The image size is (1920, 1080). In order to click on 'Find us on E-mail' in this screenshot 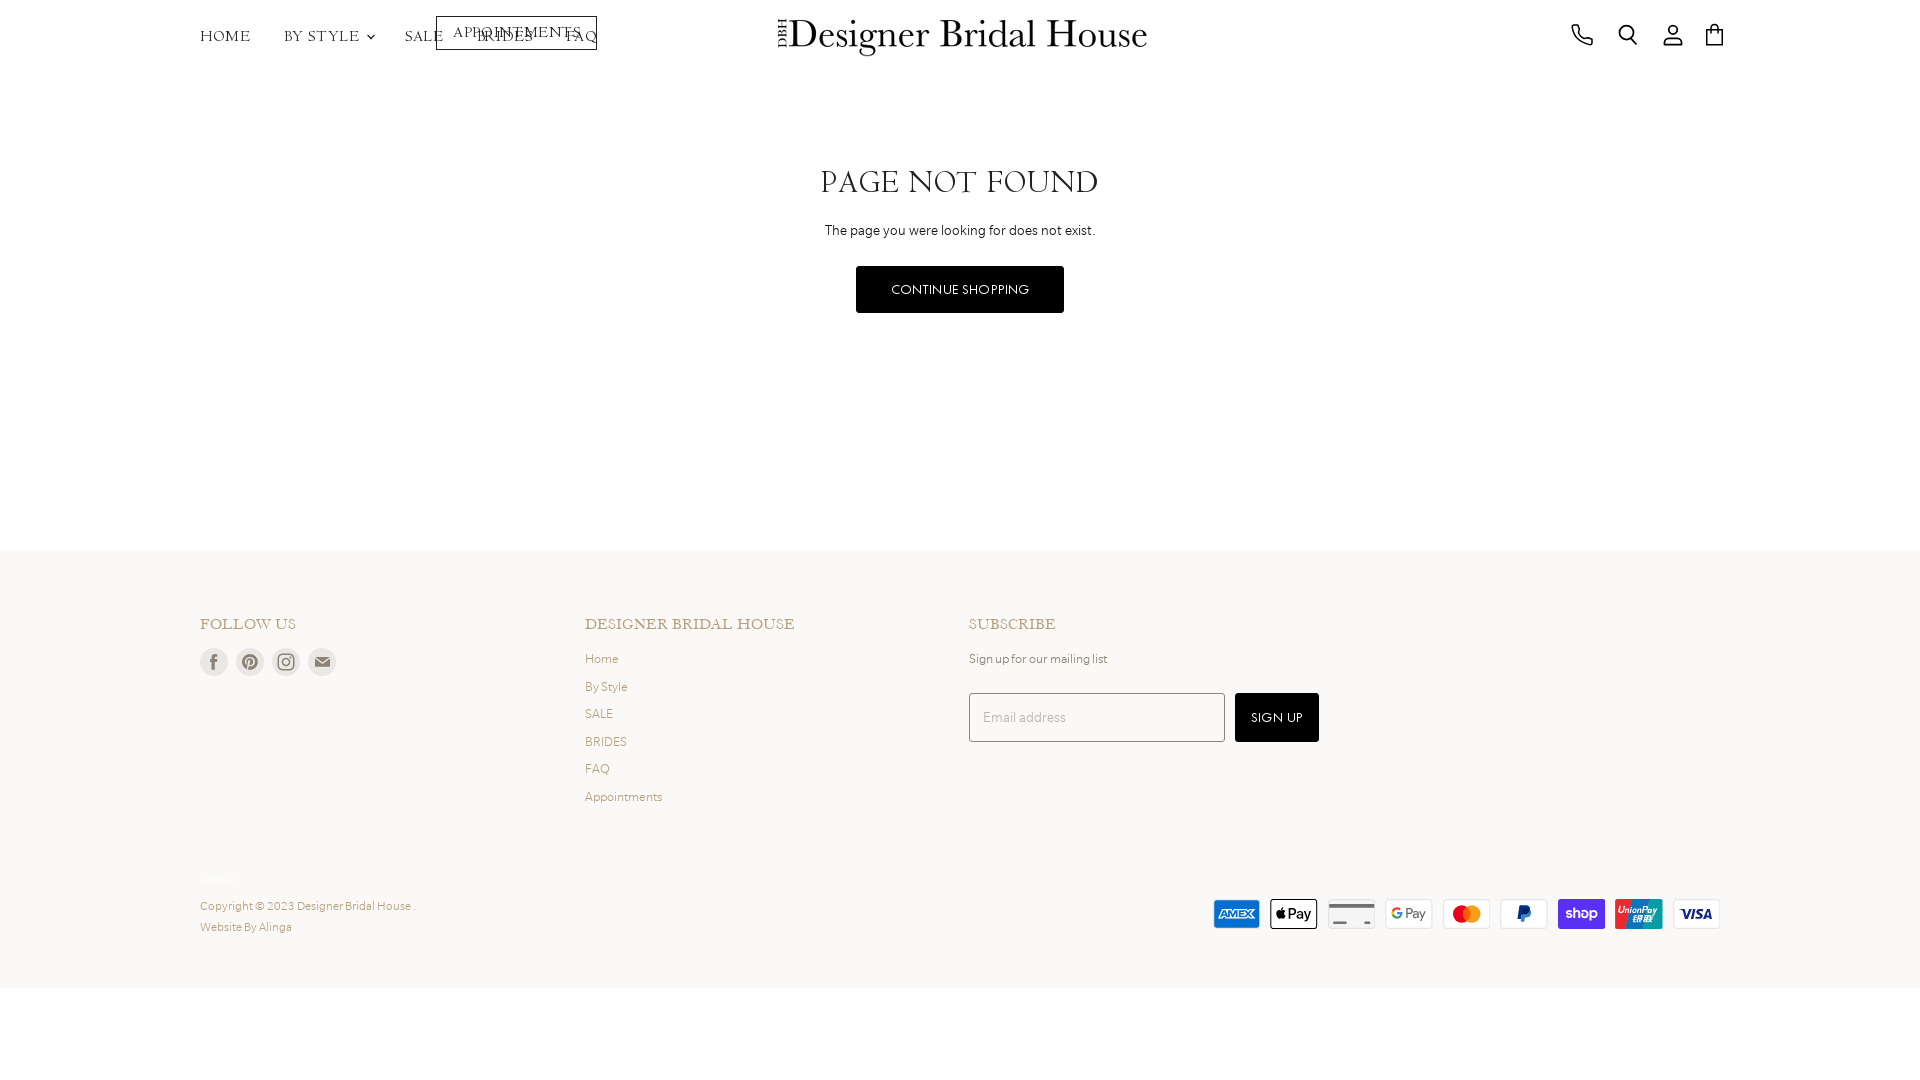, I will do `click(321, 662)`.